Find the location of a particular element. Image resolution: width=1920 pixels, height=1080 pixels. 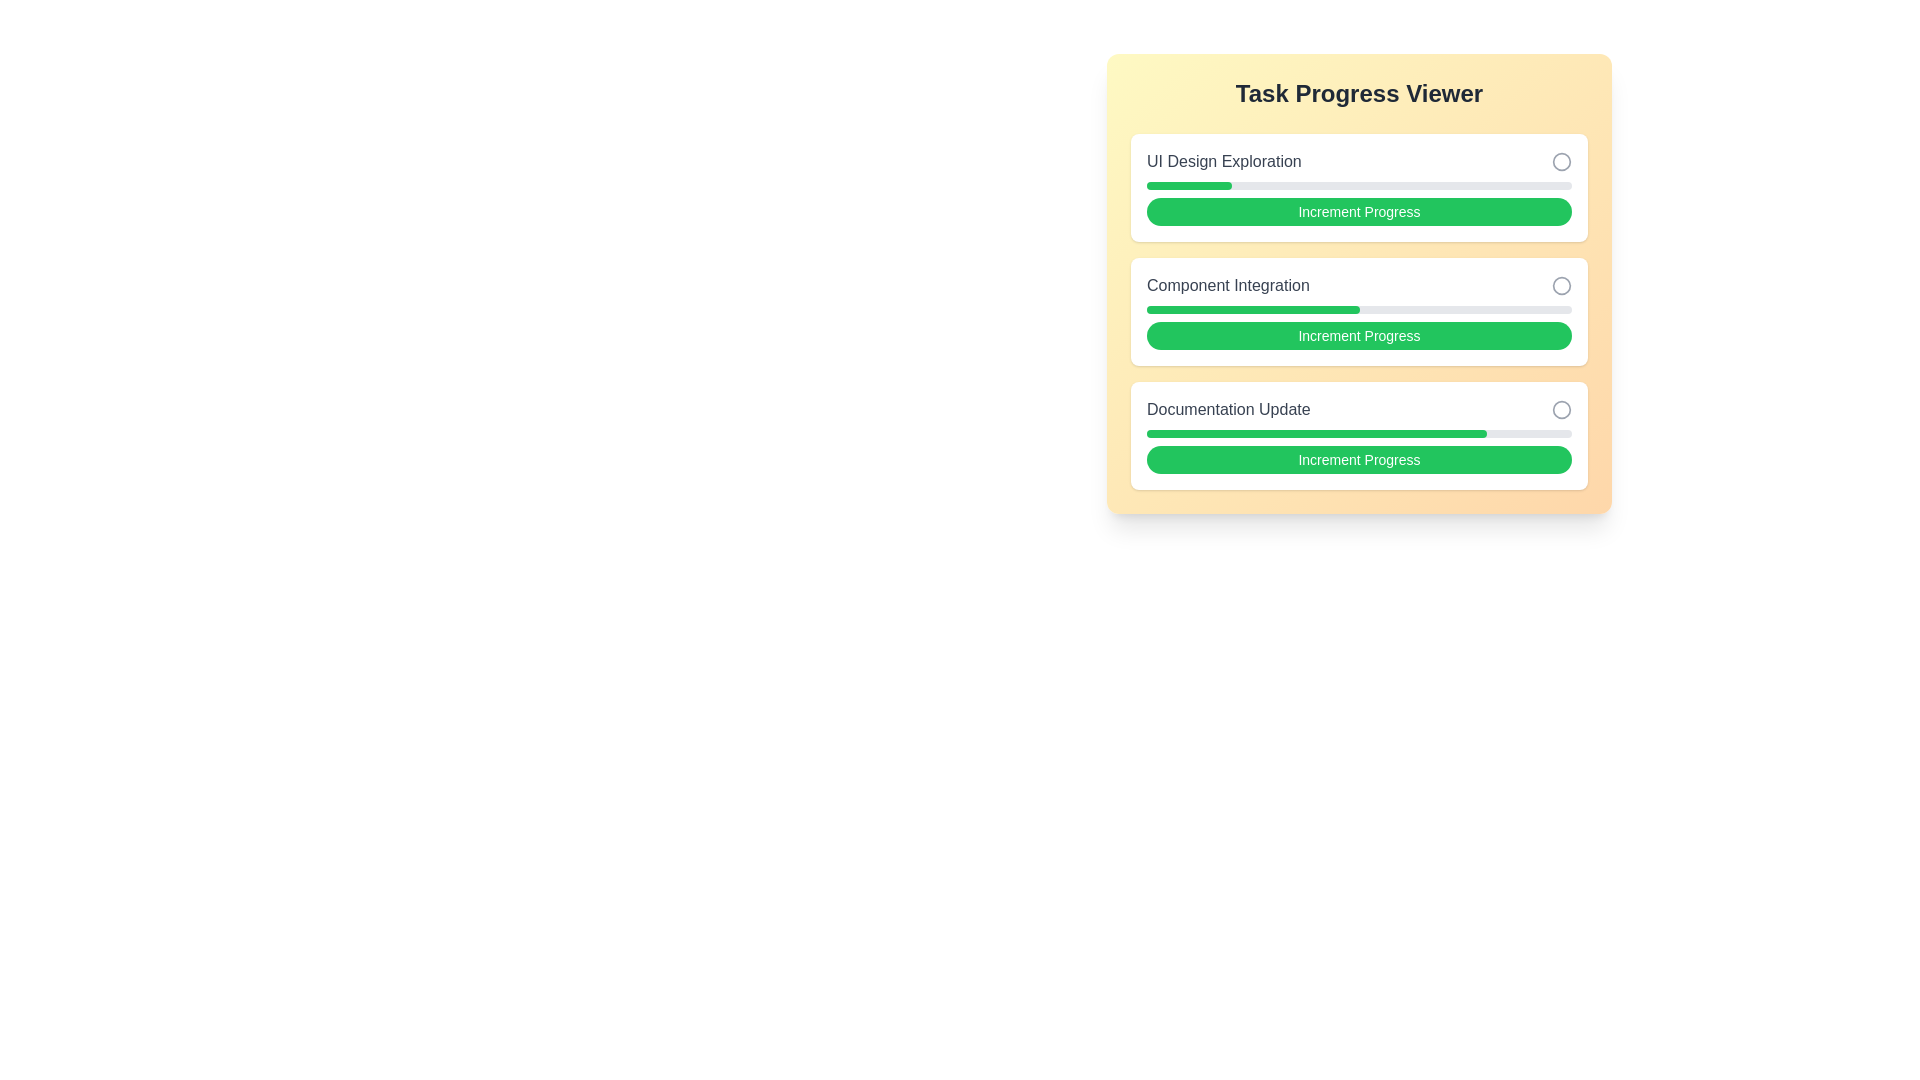

the 'Task Progress Viewer' Text Display element, which serves as the title for the section and provides visual clarity but does not accept direct user interaction is located at coordinates (1359, 93).